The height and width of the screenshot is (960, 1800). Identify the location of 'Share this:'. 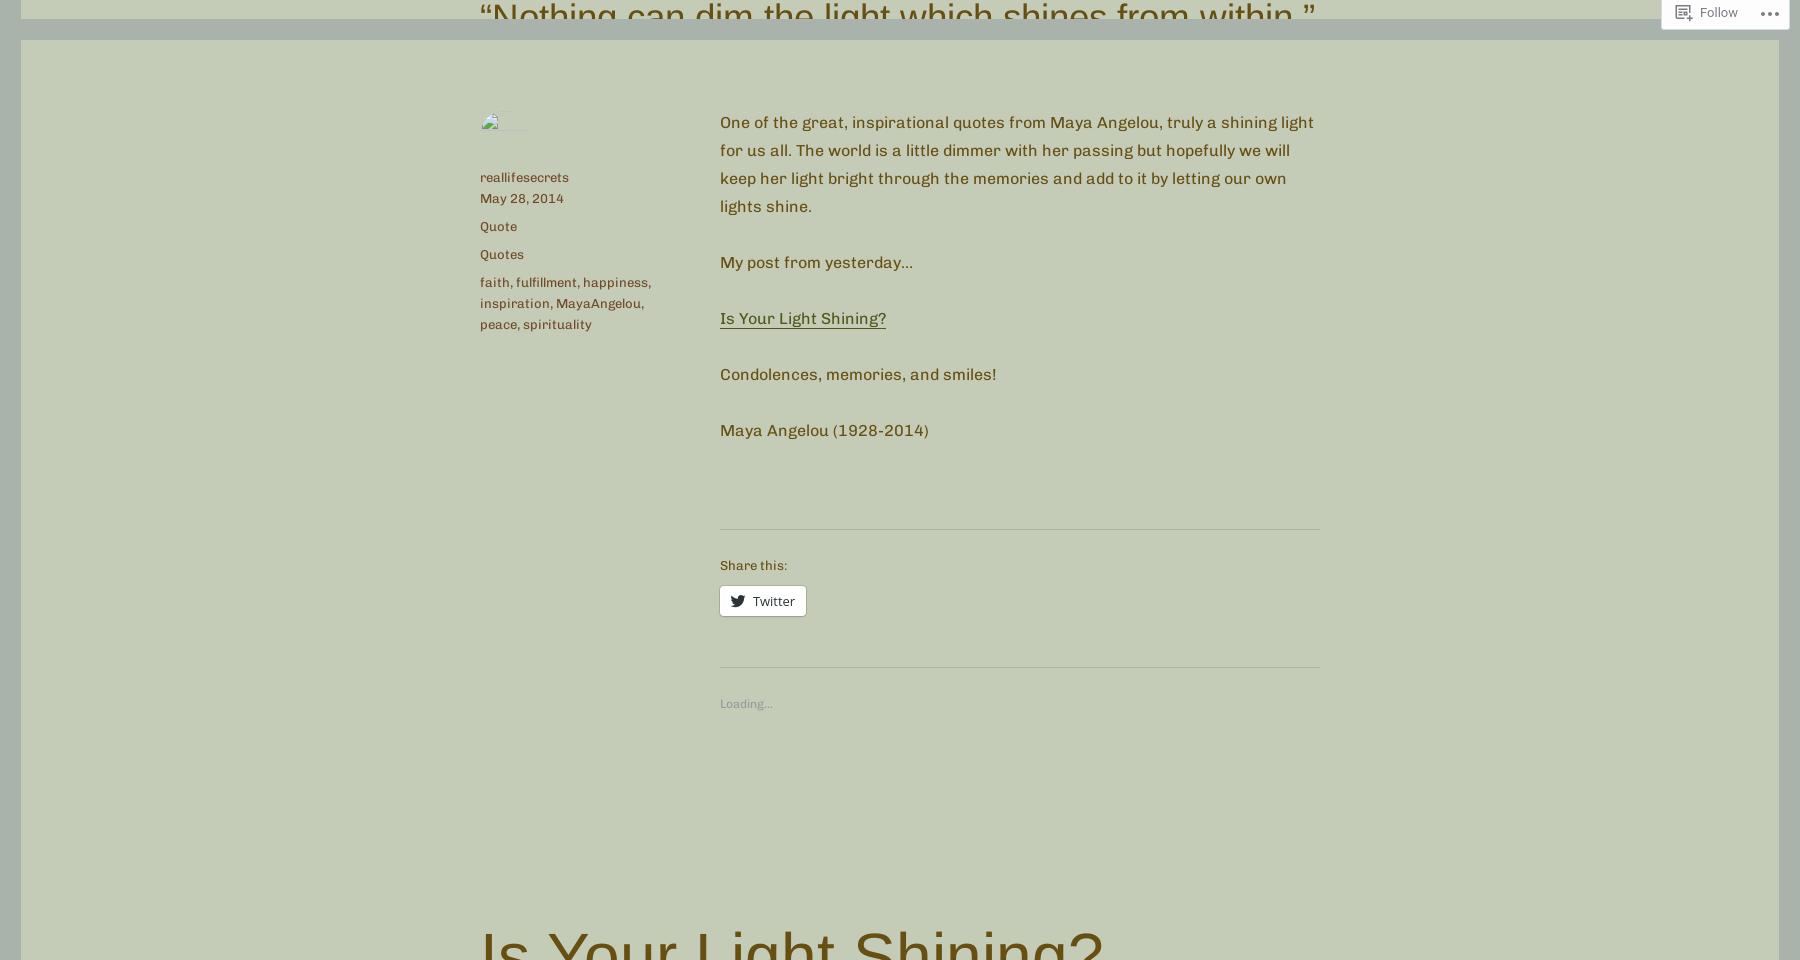
(752, 564).